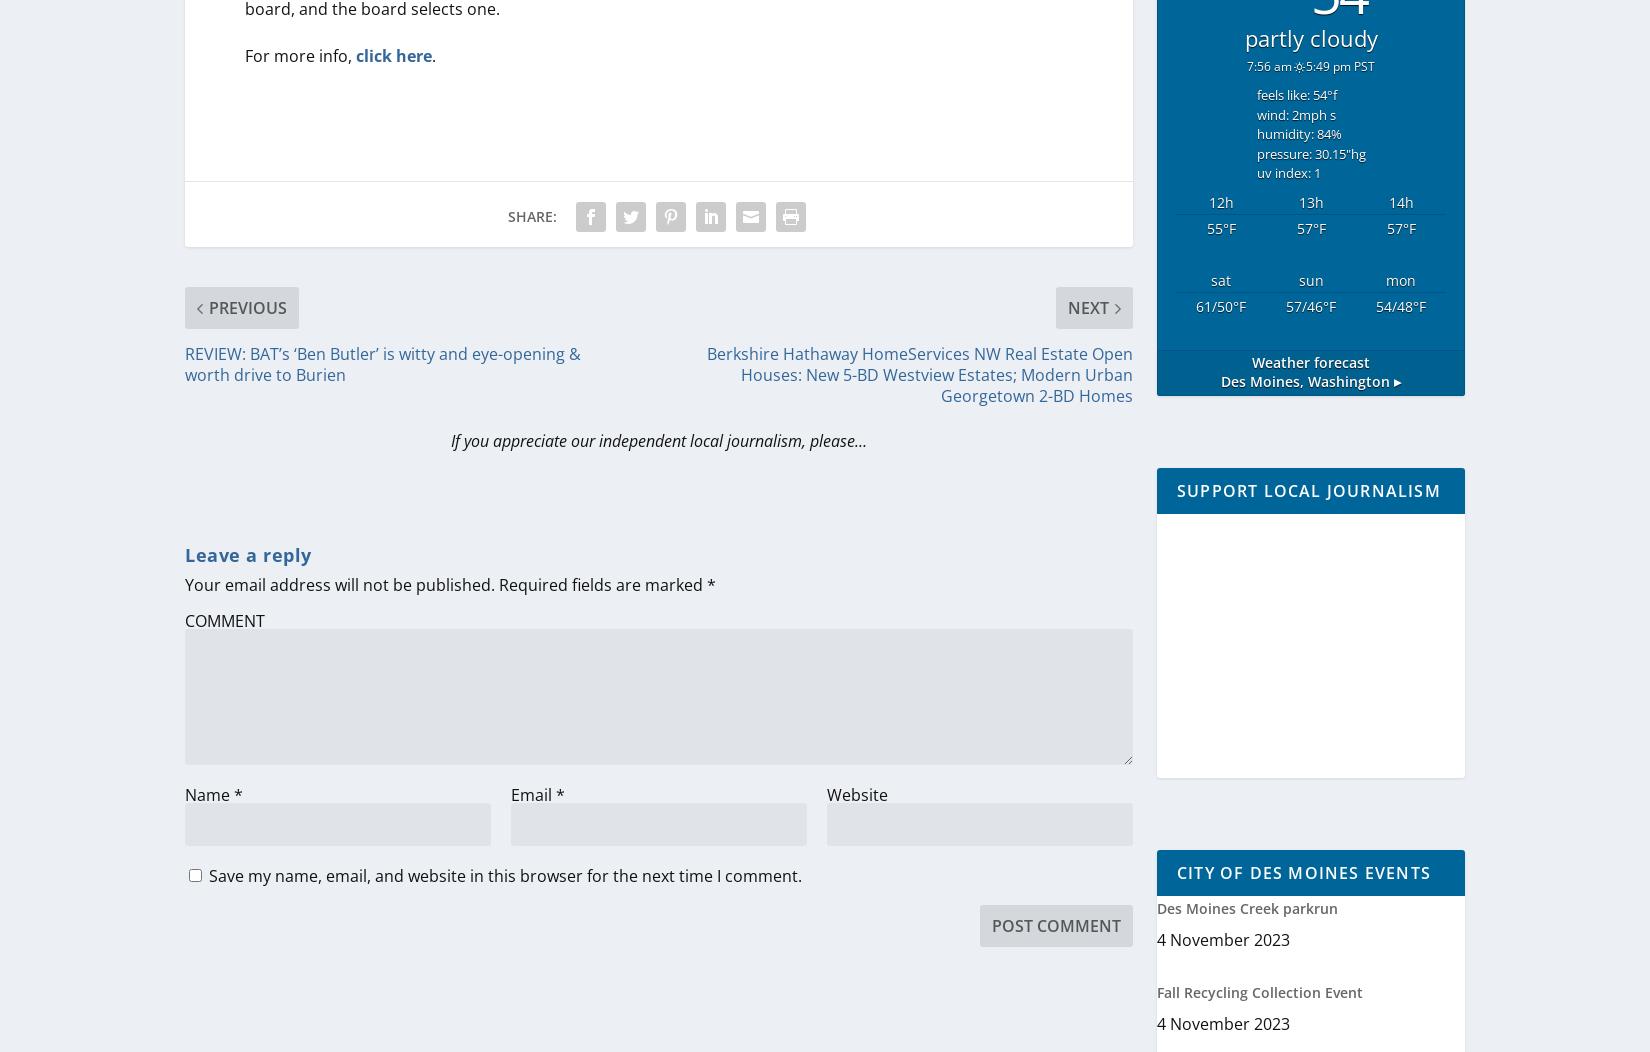 This screenshot has height=1052, width=1650. What do you see at coordinates (1353, 151) in the screenshot?
I see `'"Hg'` at bounding box center [1353, 151].